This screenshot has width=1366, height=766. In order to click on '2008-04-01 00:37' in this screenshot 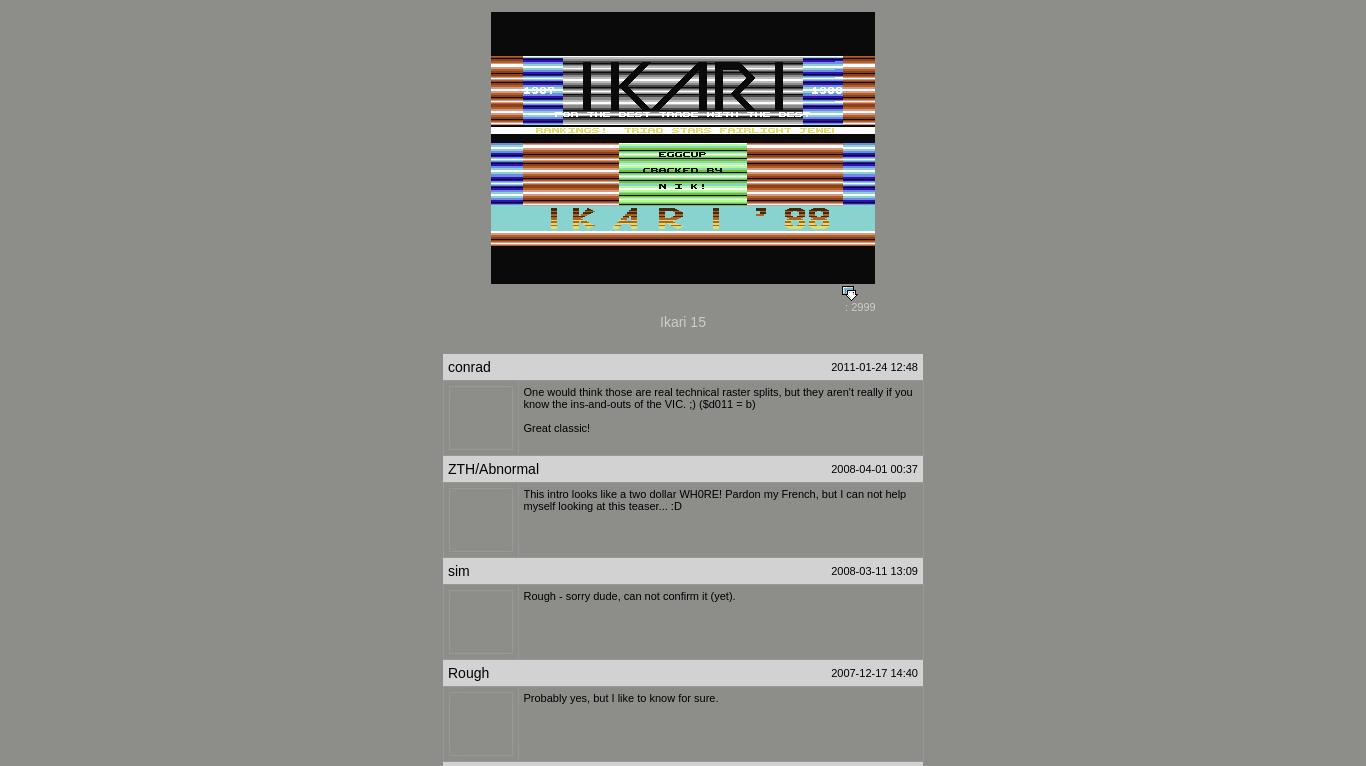, I will do `click(873, 468)`.